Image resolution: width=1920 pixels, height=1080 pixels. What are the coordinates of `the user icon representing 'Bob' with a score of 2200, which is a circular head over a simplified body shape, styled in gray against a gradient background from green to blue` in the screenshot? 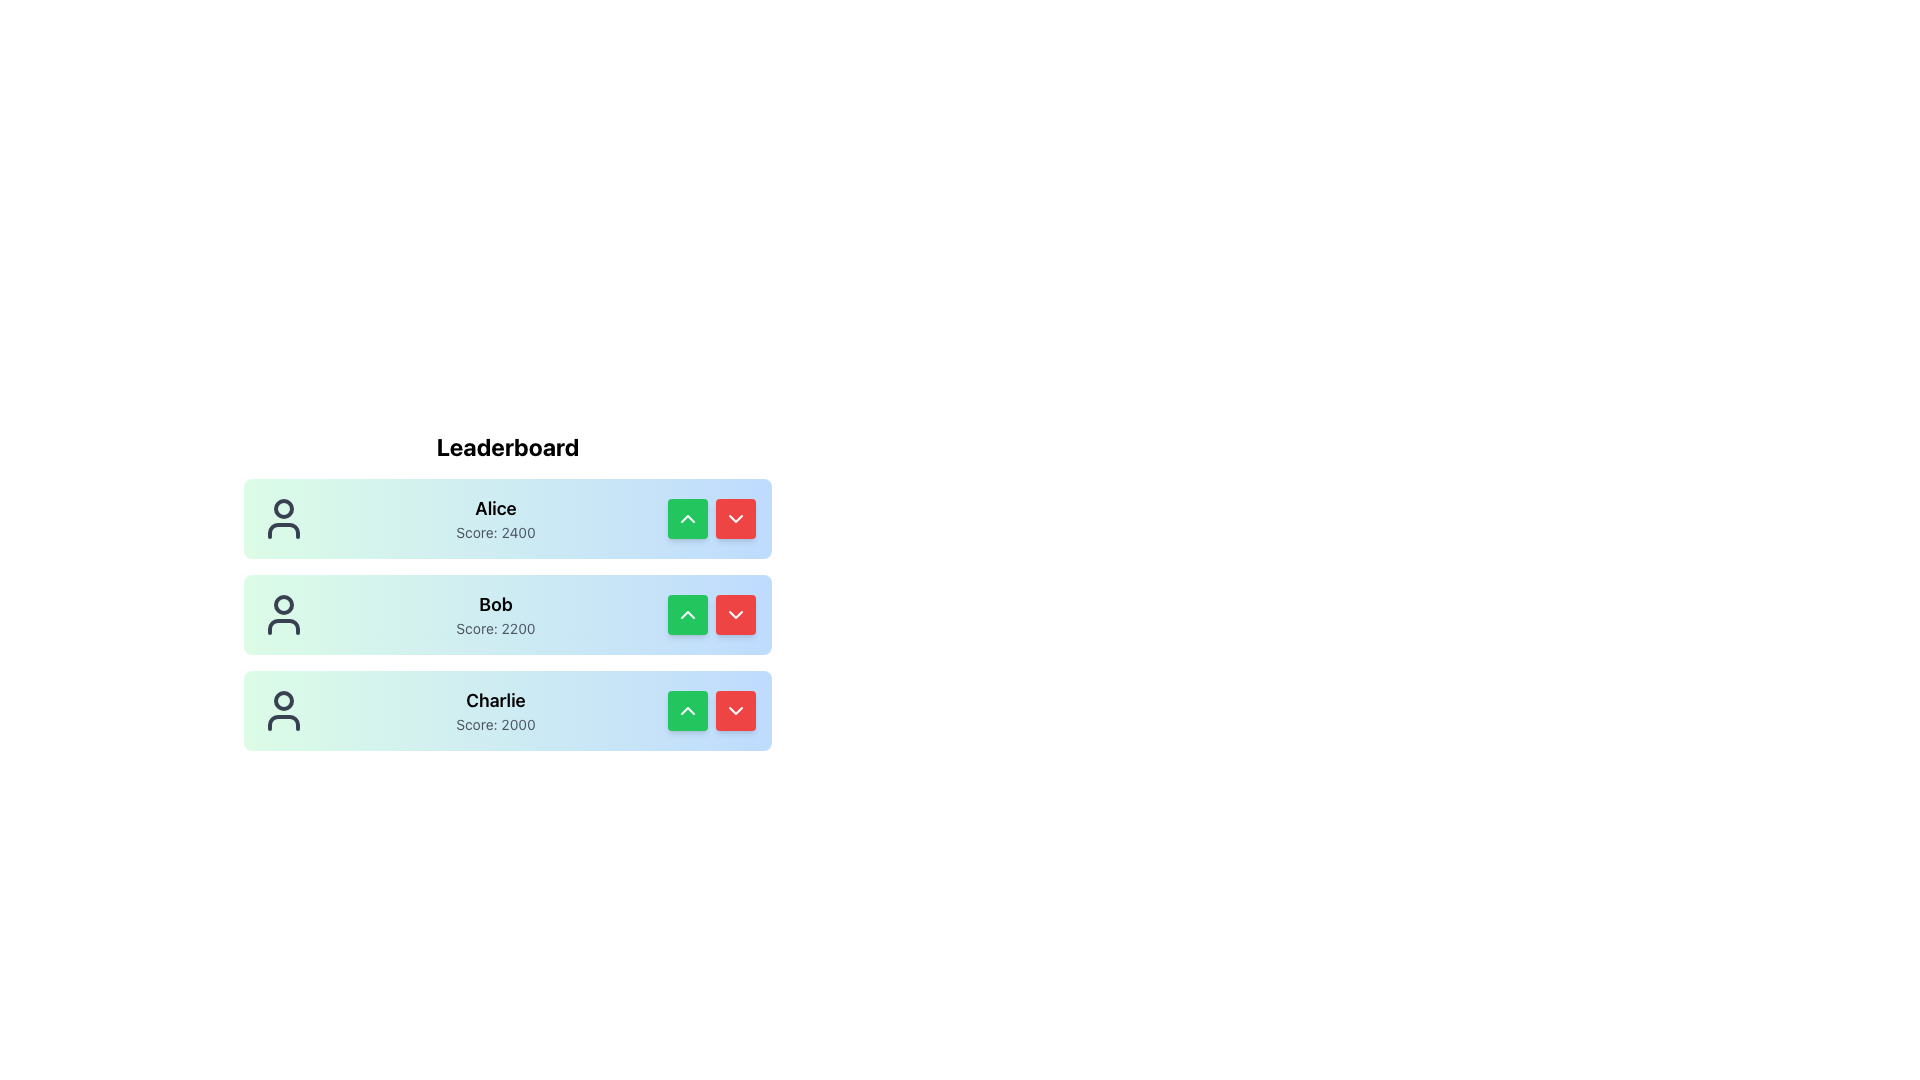 It's located at (282, 613).